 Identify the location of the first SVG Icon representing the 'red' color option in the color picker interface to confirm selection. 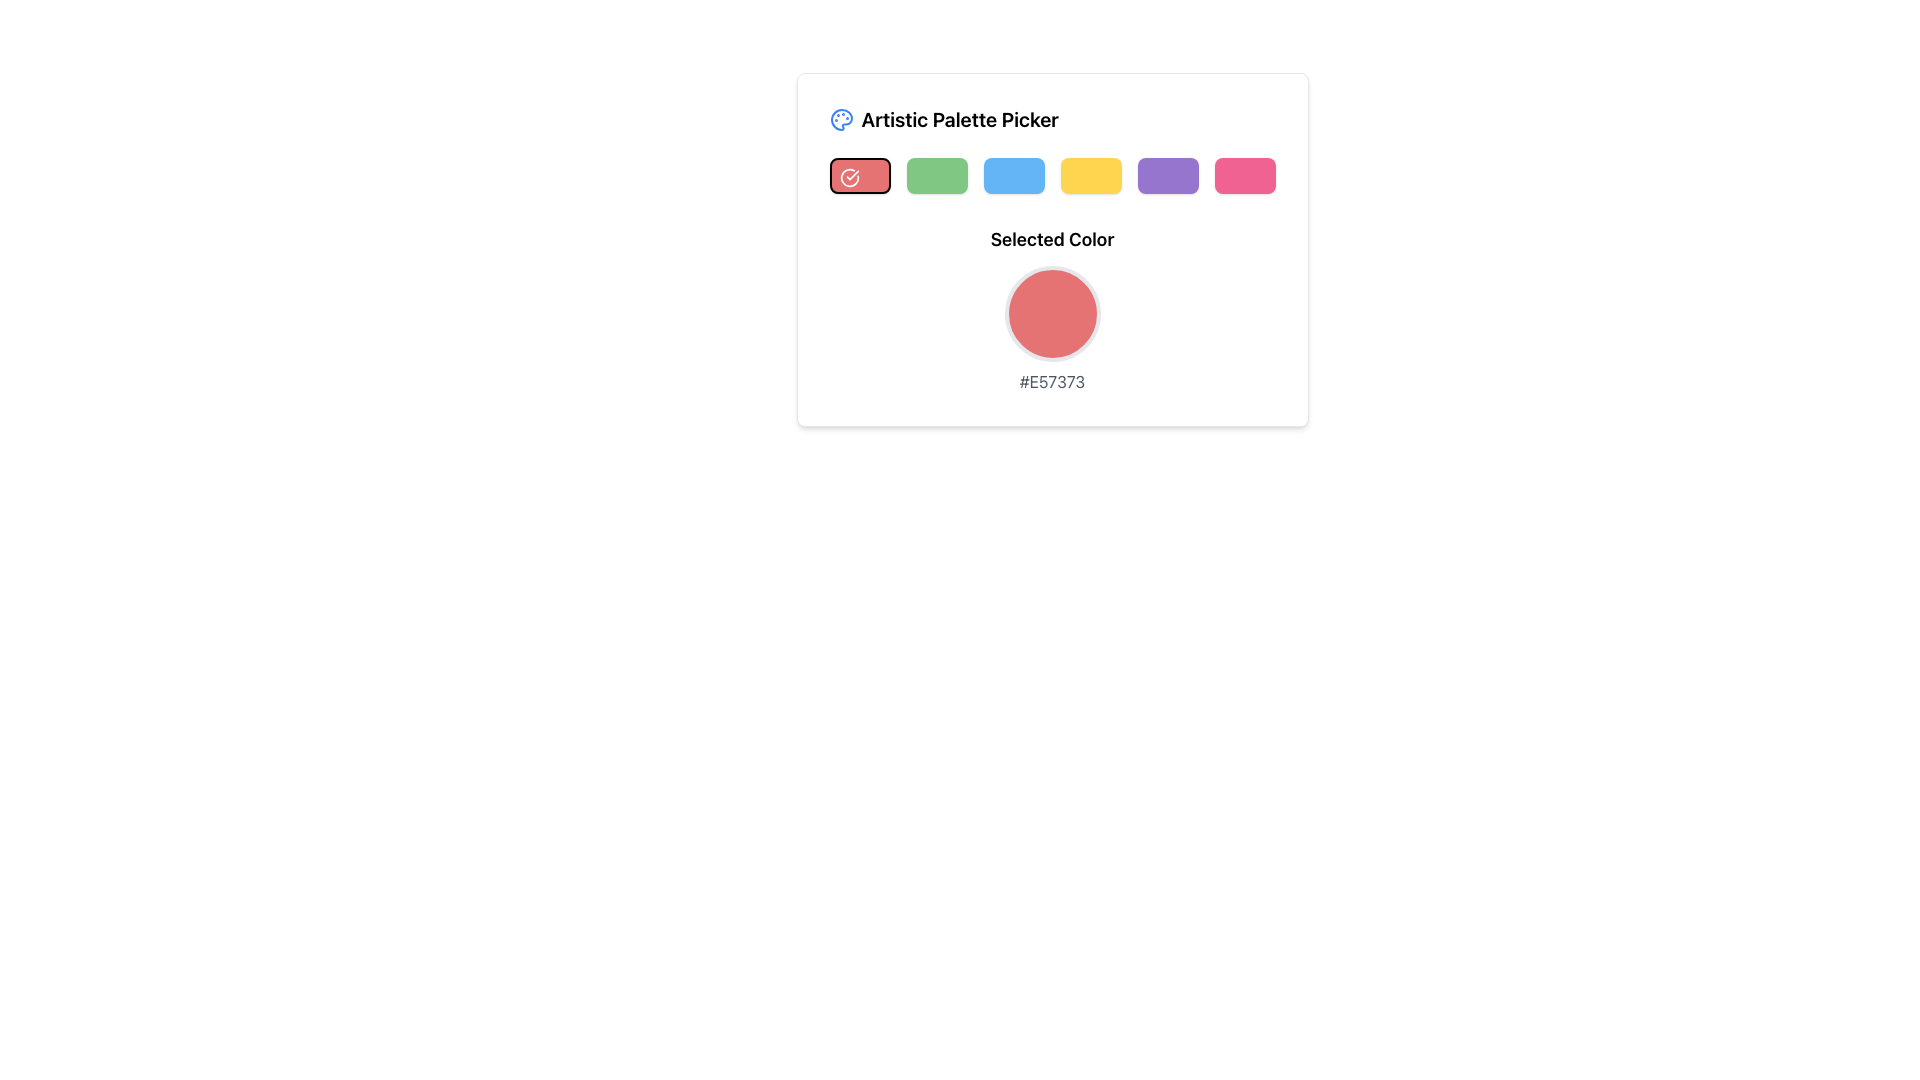
(849, 176).